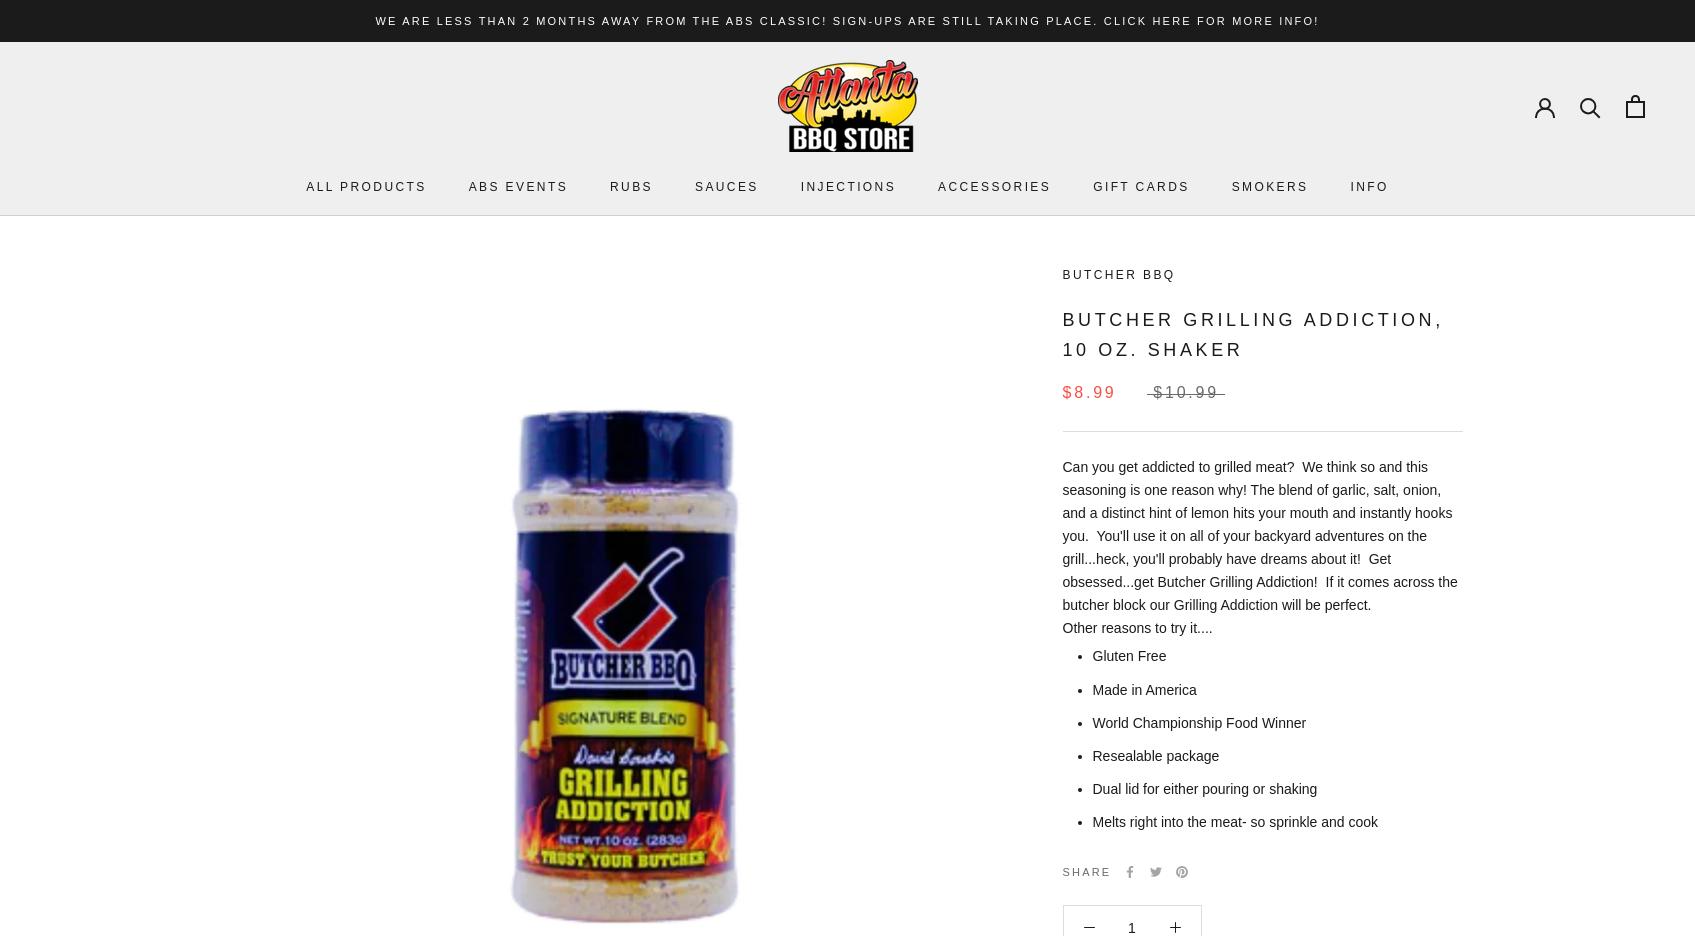 This screenshot has height=936, width=1695. Describe the element at coordinates (1089, 391) in the screenshot. I see `'$8.99'` at that location.